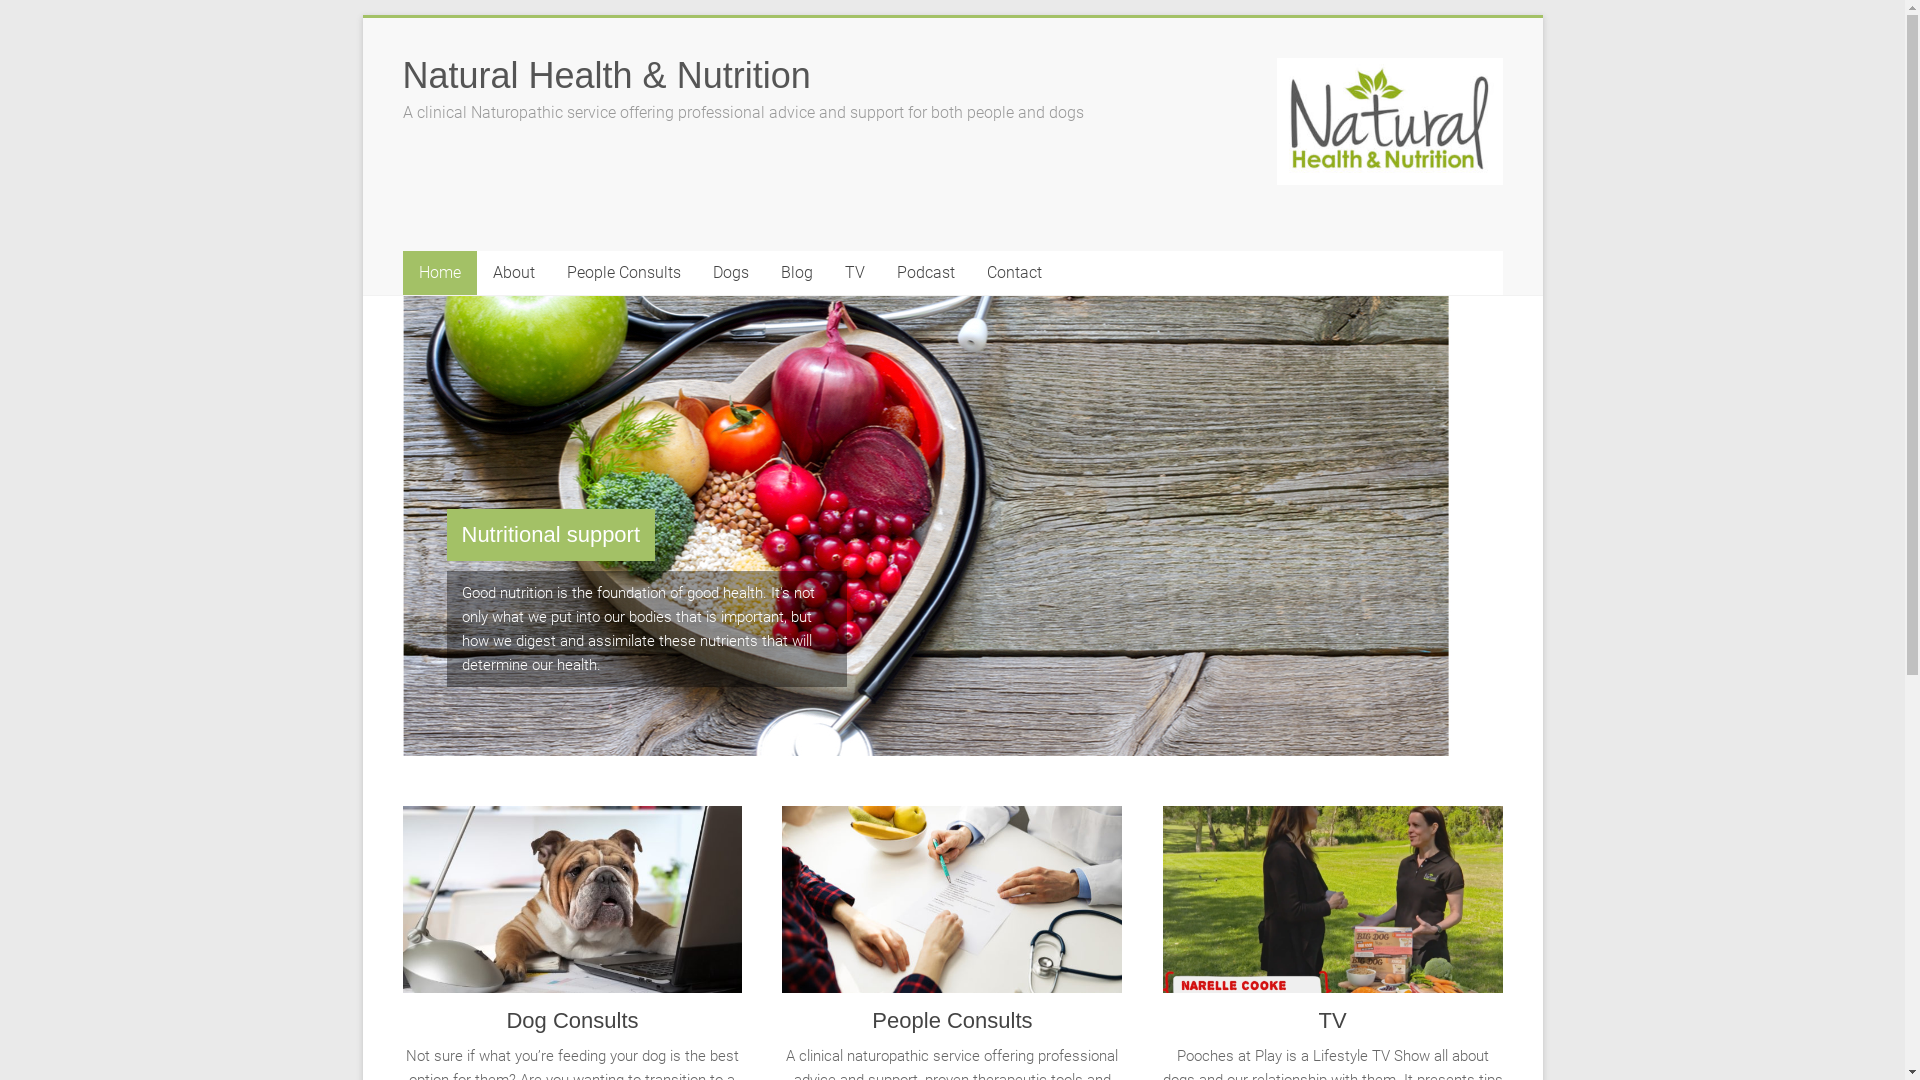  What do you see at coordinates (781, 906) in the screenshot?
I see `'People Consults'` at bounding box center [781, 906].